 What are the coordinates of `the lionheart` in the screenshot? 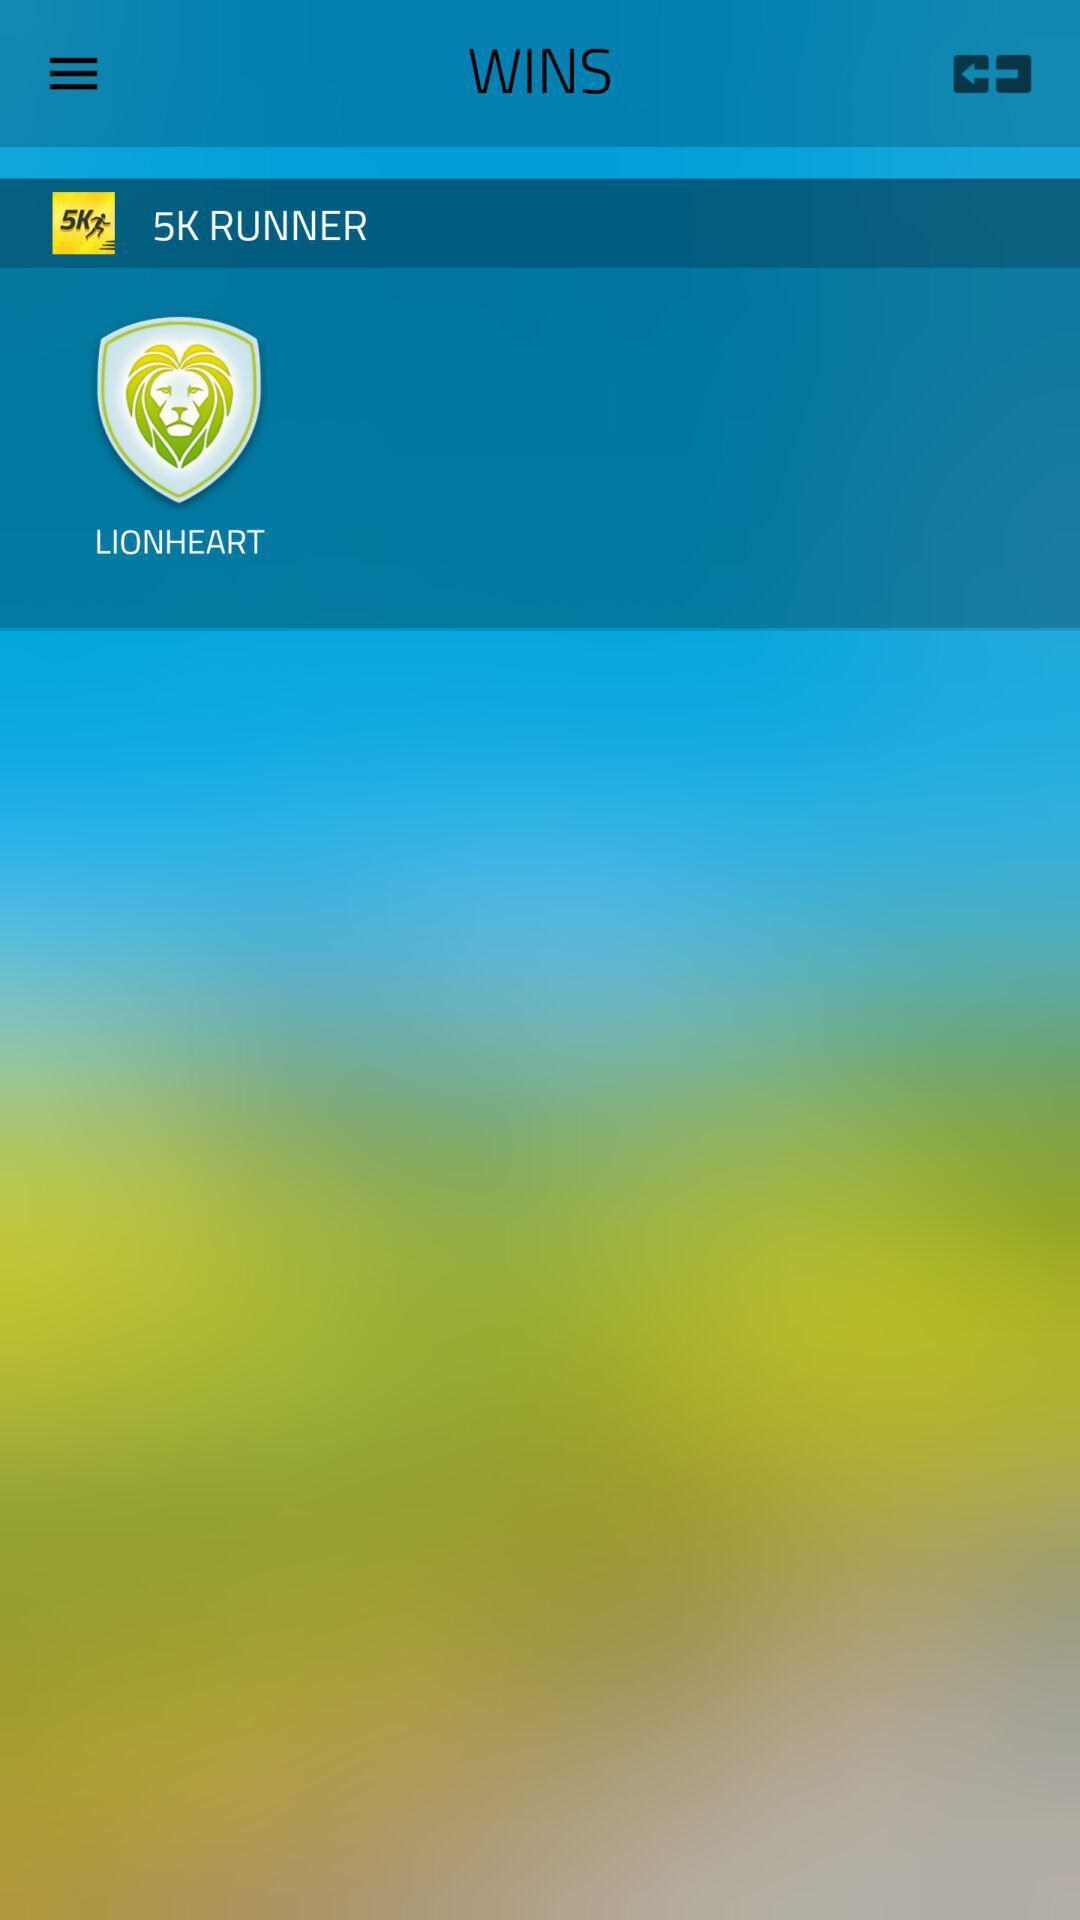 It's located at (178, 557).